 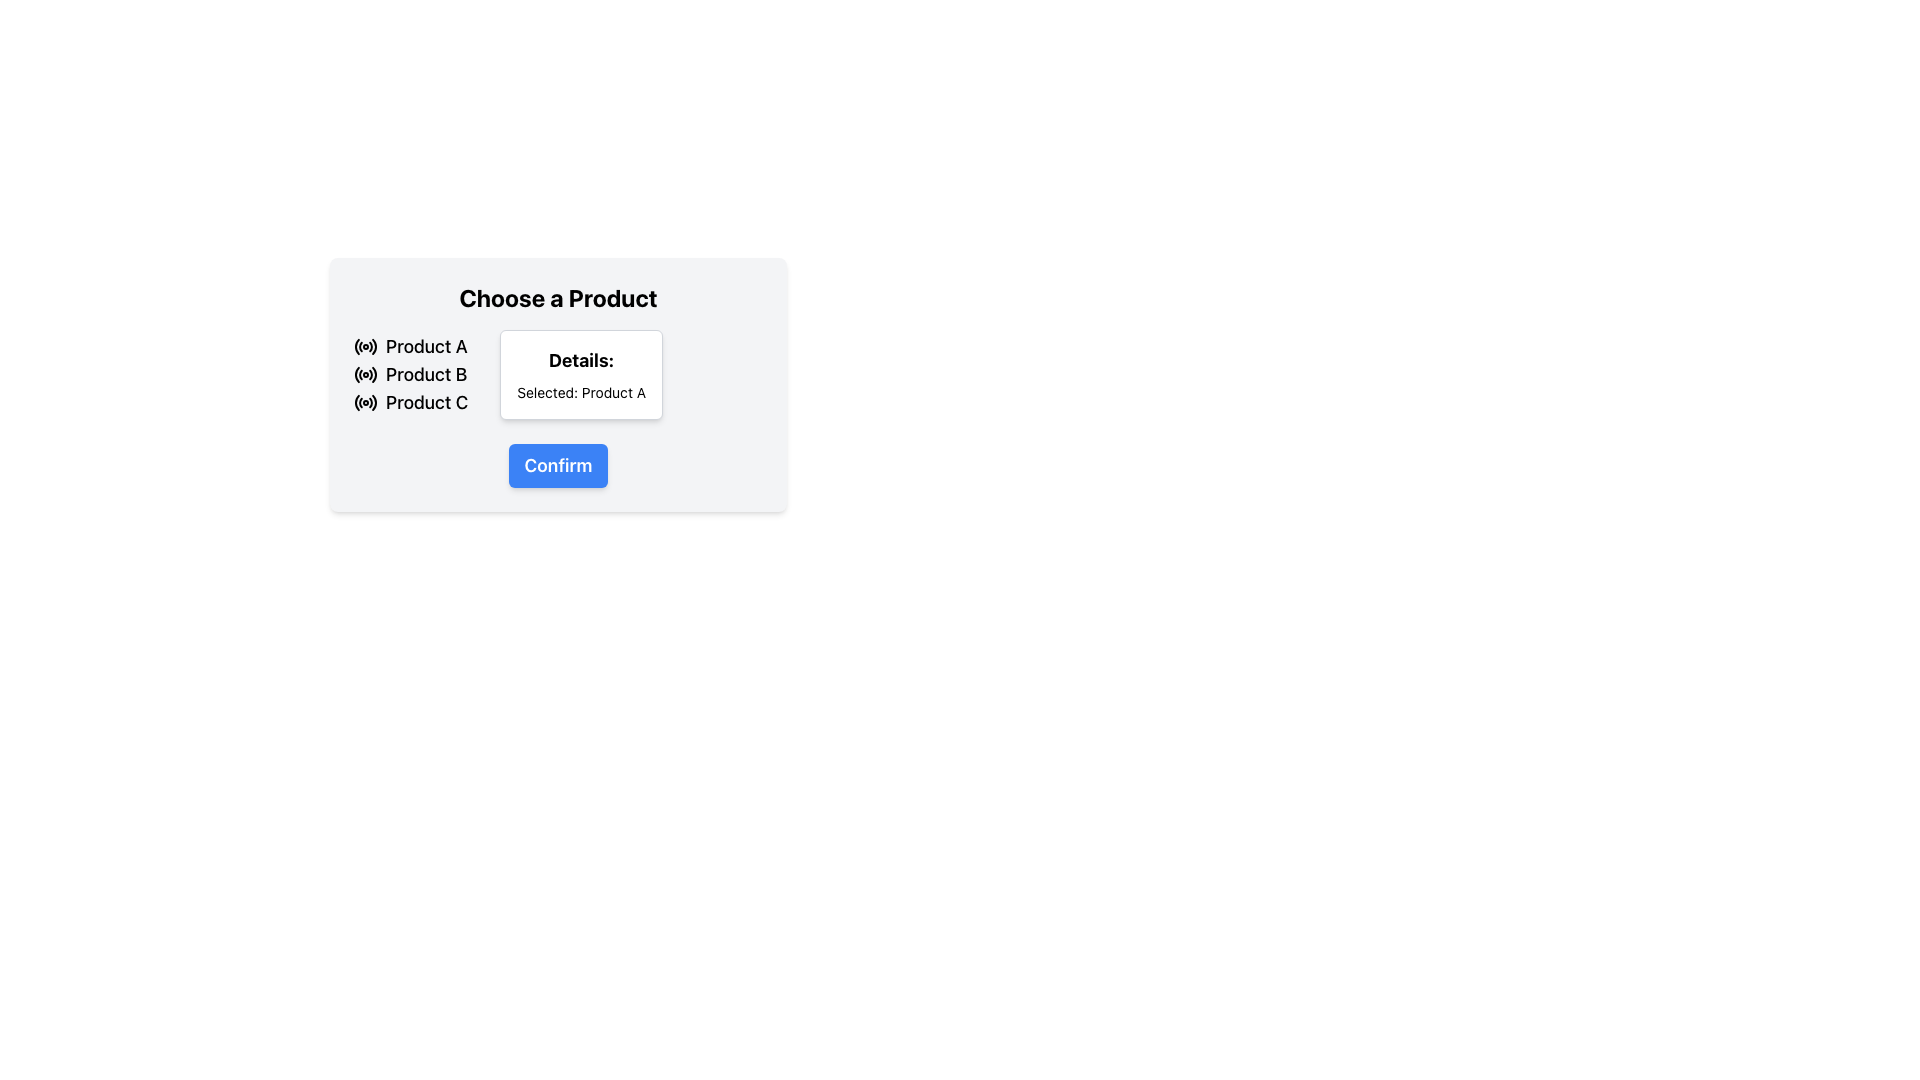 What do you see at coordinates (425, 346) in the screenshot?
I see `the text label displaying 'Product A', which is in bold, medium-sized black font and is positioned to the right of a circular radio button icon` at bounding box center [425, 346].